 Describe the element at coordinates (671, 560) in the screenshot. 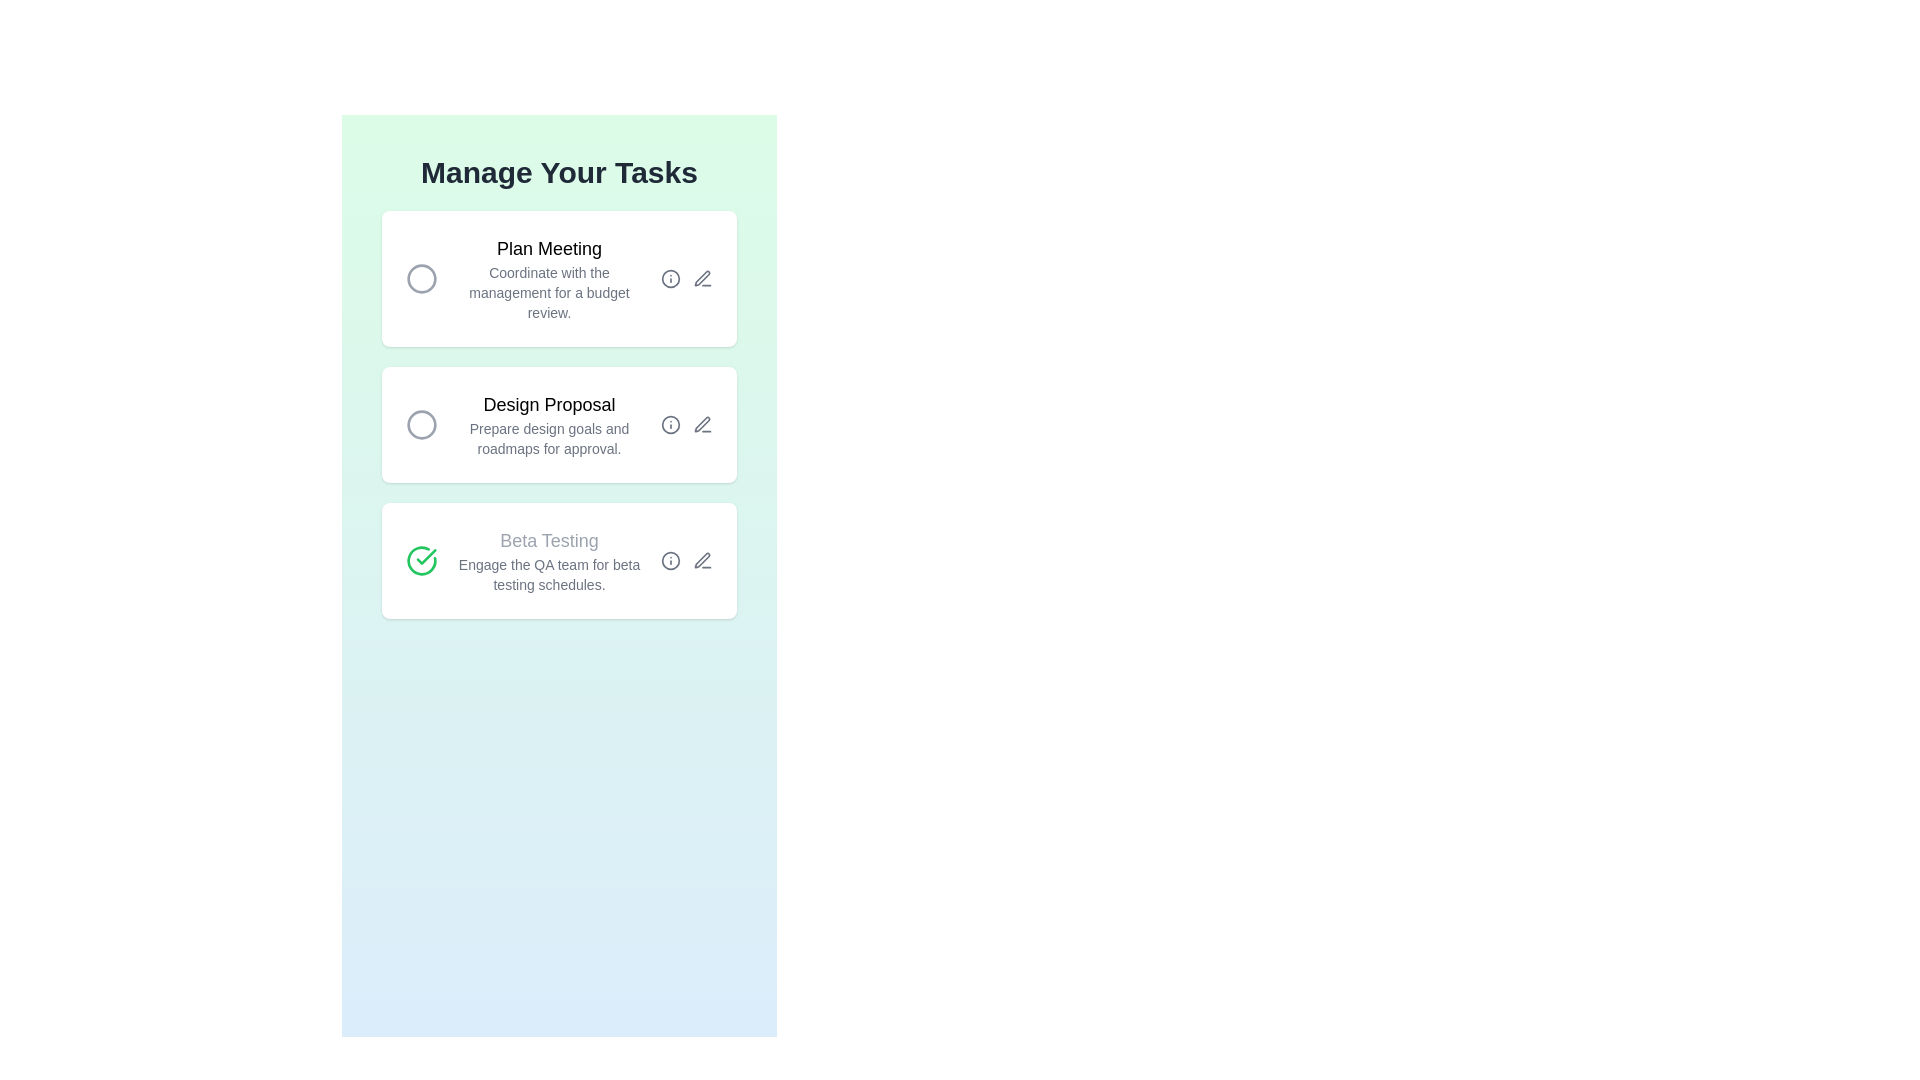

I see `the 'More information' icon for the task 'Beta Testing'` at that location.